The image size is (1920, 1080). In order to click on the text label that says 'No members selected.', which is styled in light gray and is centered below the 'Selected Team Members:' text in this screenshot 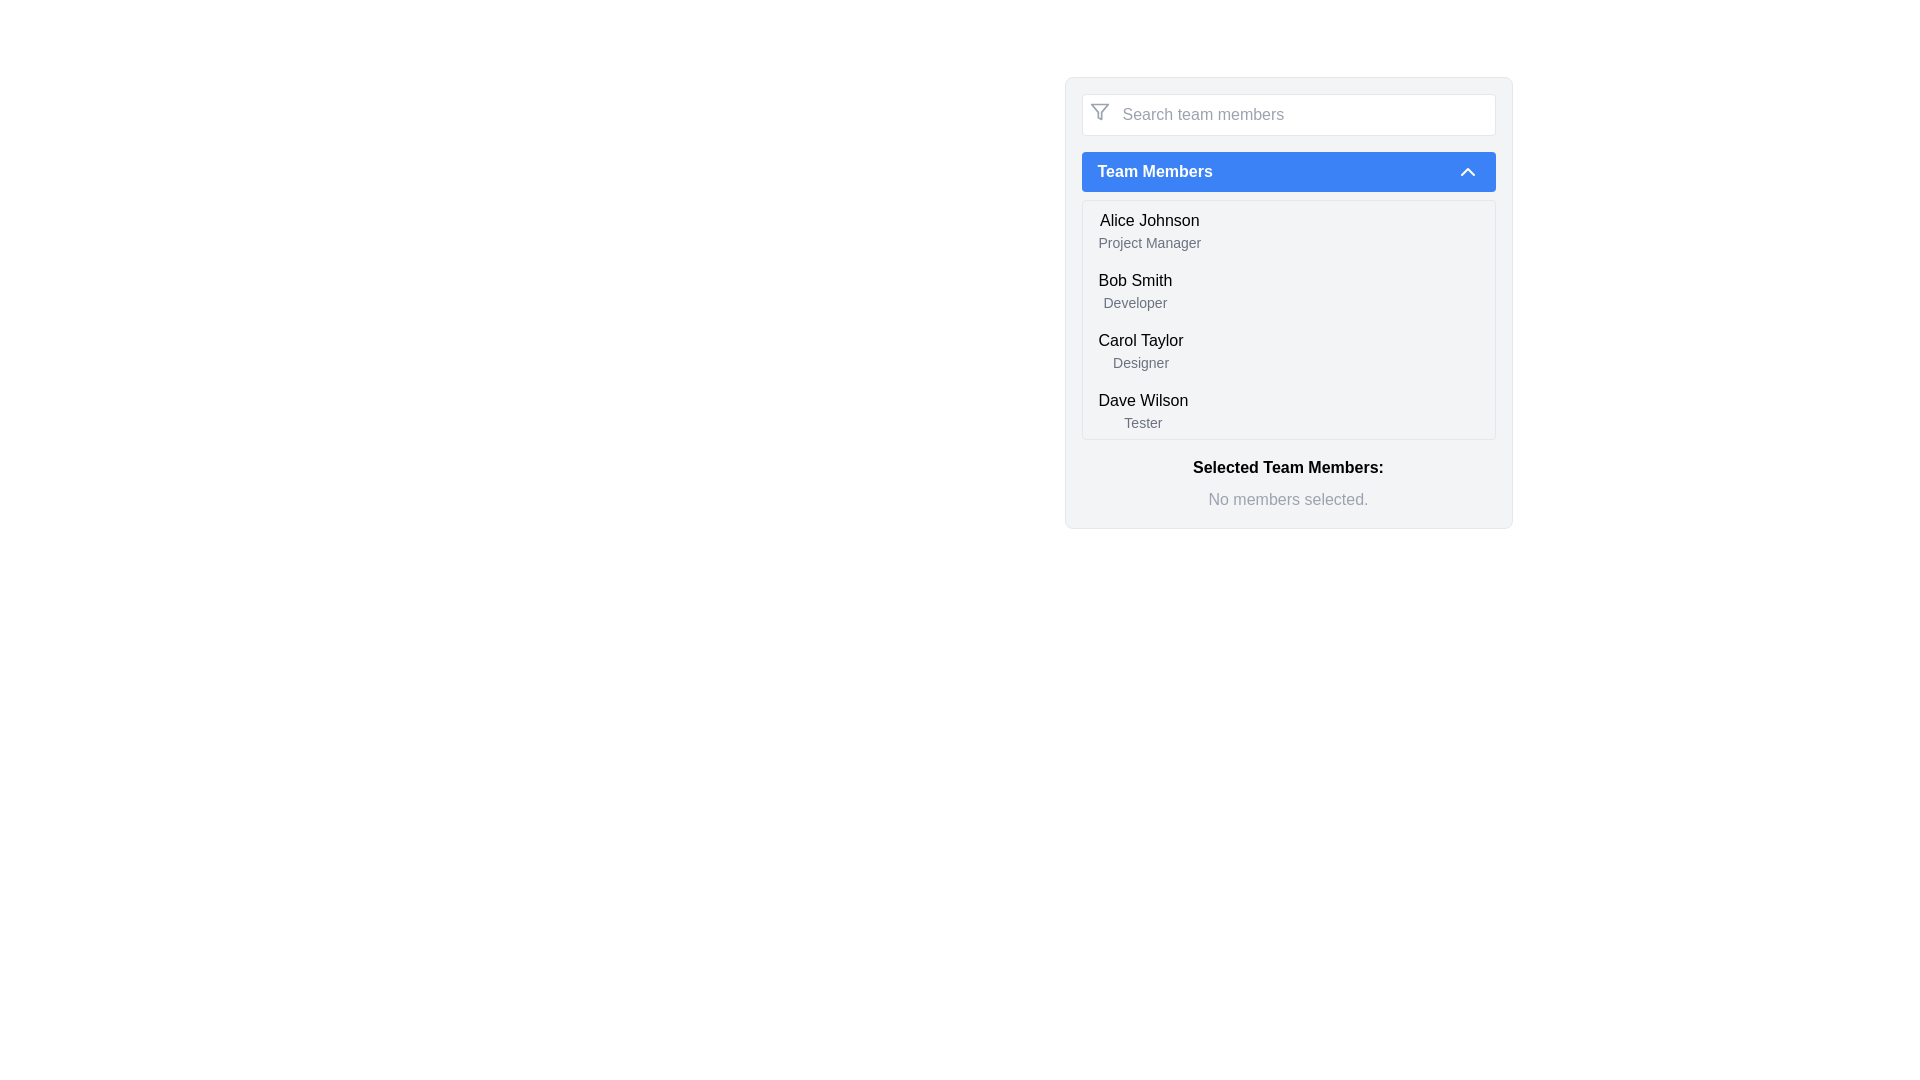, I will do `click(1288, 499)`.